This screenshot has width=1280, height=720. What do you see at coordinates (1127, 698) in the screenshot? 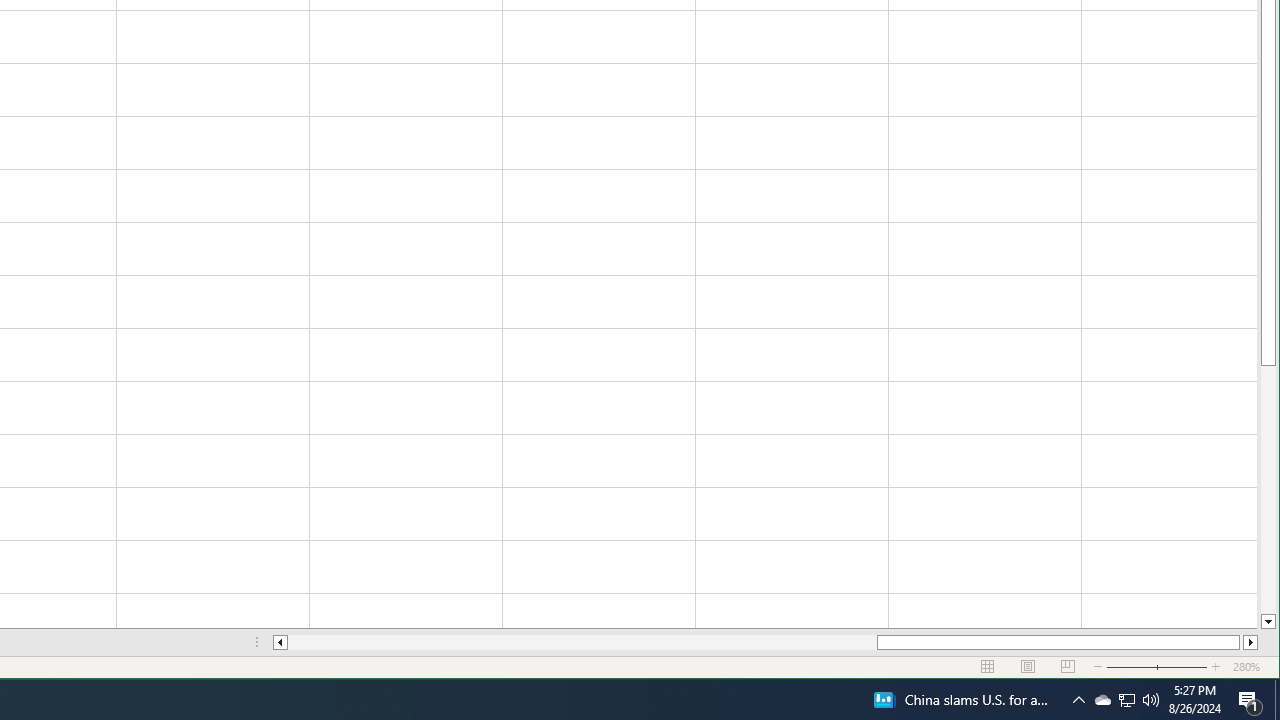
I see `'User Promoted Notification Area'` at bounding box center [1127, 698].